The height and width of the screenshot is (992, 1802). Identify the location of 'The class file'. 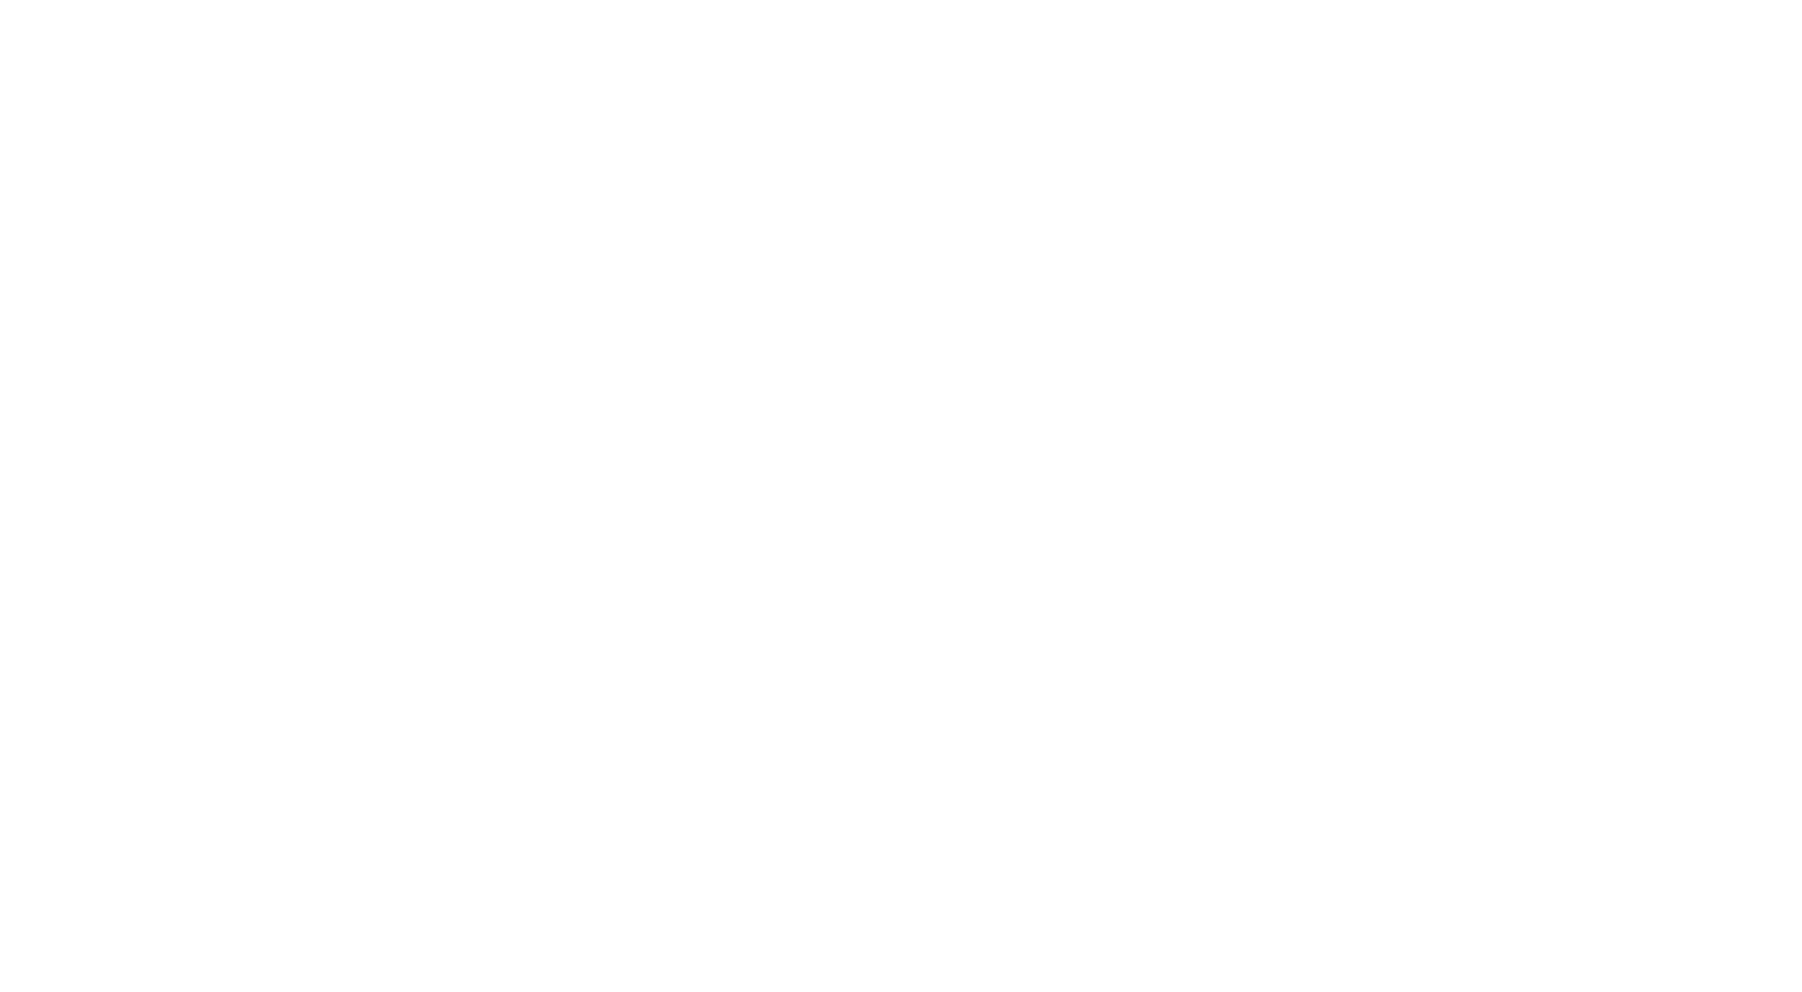
(908, 720).